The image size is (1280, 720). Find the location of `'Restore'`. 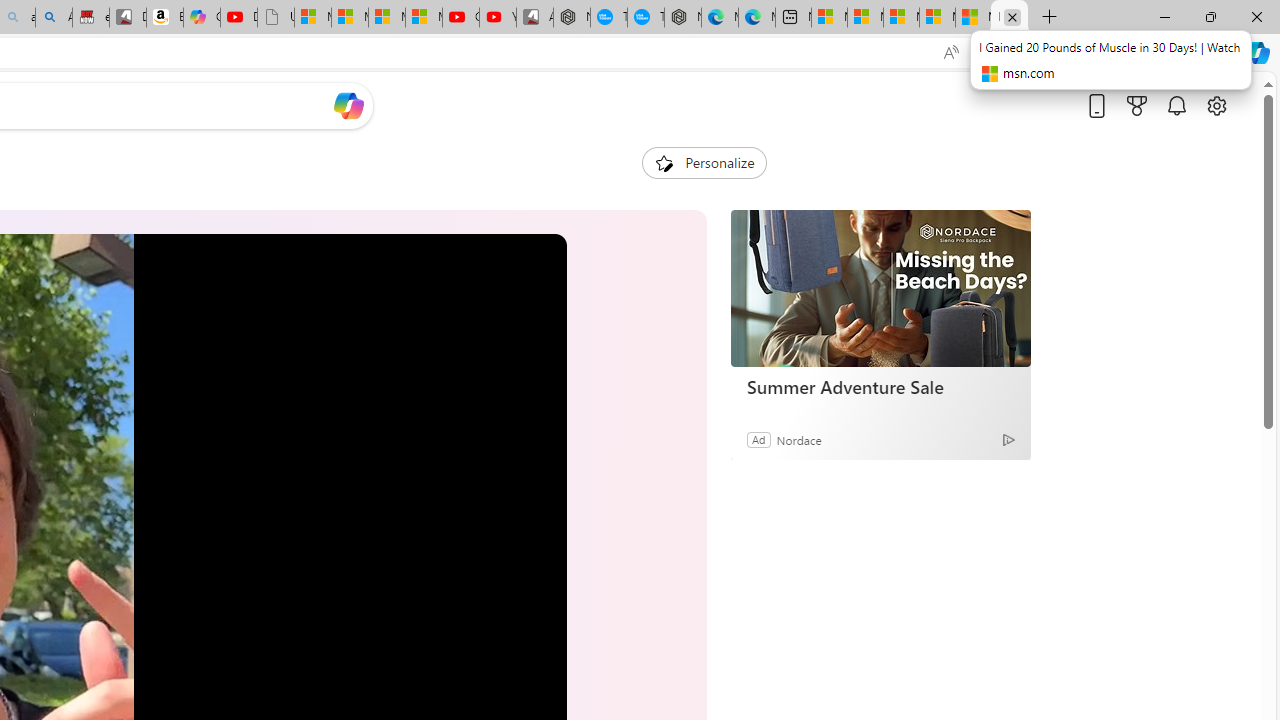

'Restore' is located at coordinates (1209, 16).